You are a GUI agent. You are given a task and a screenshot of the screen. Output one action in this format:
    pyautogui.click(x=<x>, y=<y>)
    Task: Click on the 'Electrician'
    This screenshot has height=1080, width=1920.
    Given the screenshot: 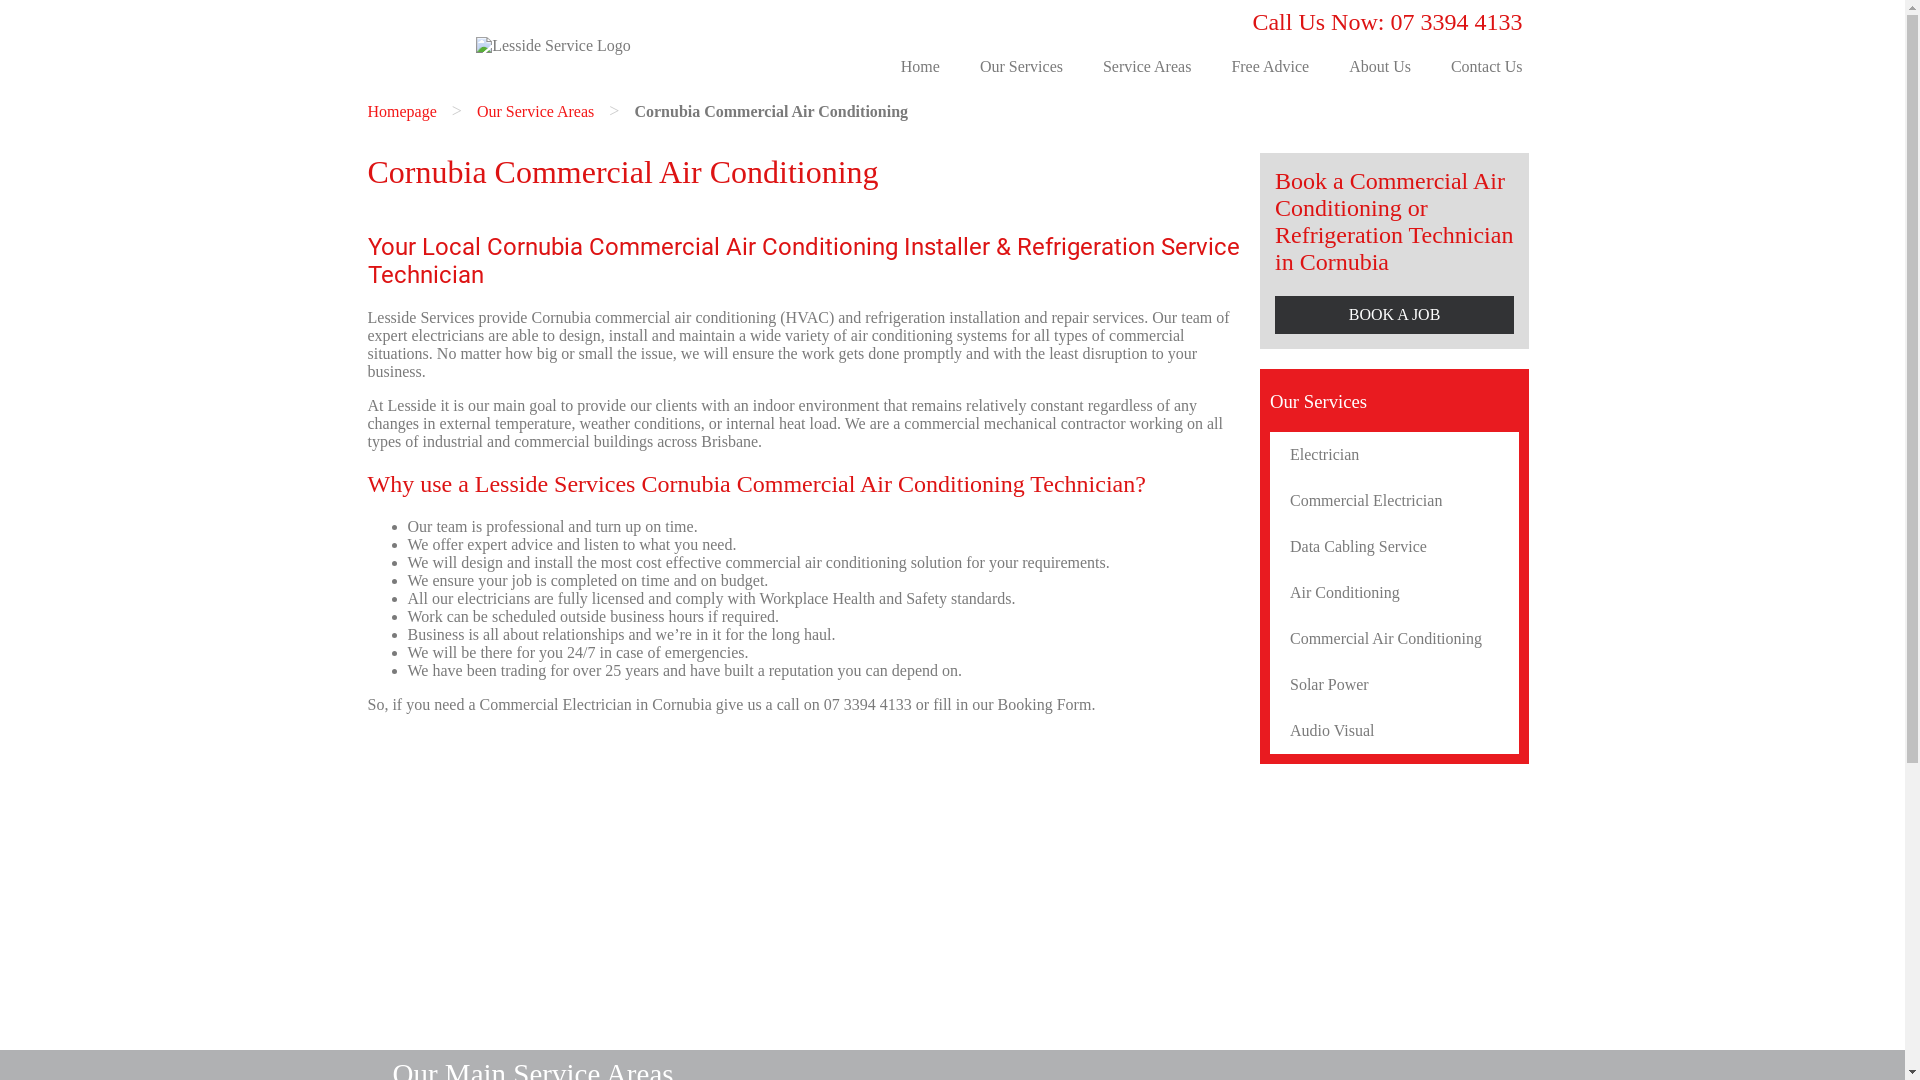 What is the action you would take?
    pyautogui.click(x=1393, y=455)
    